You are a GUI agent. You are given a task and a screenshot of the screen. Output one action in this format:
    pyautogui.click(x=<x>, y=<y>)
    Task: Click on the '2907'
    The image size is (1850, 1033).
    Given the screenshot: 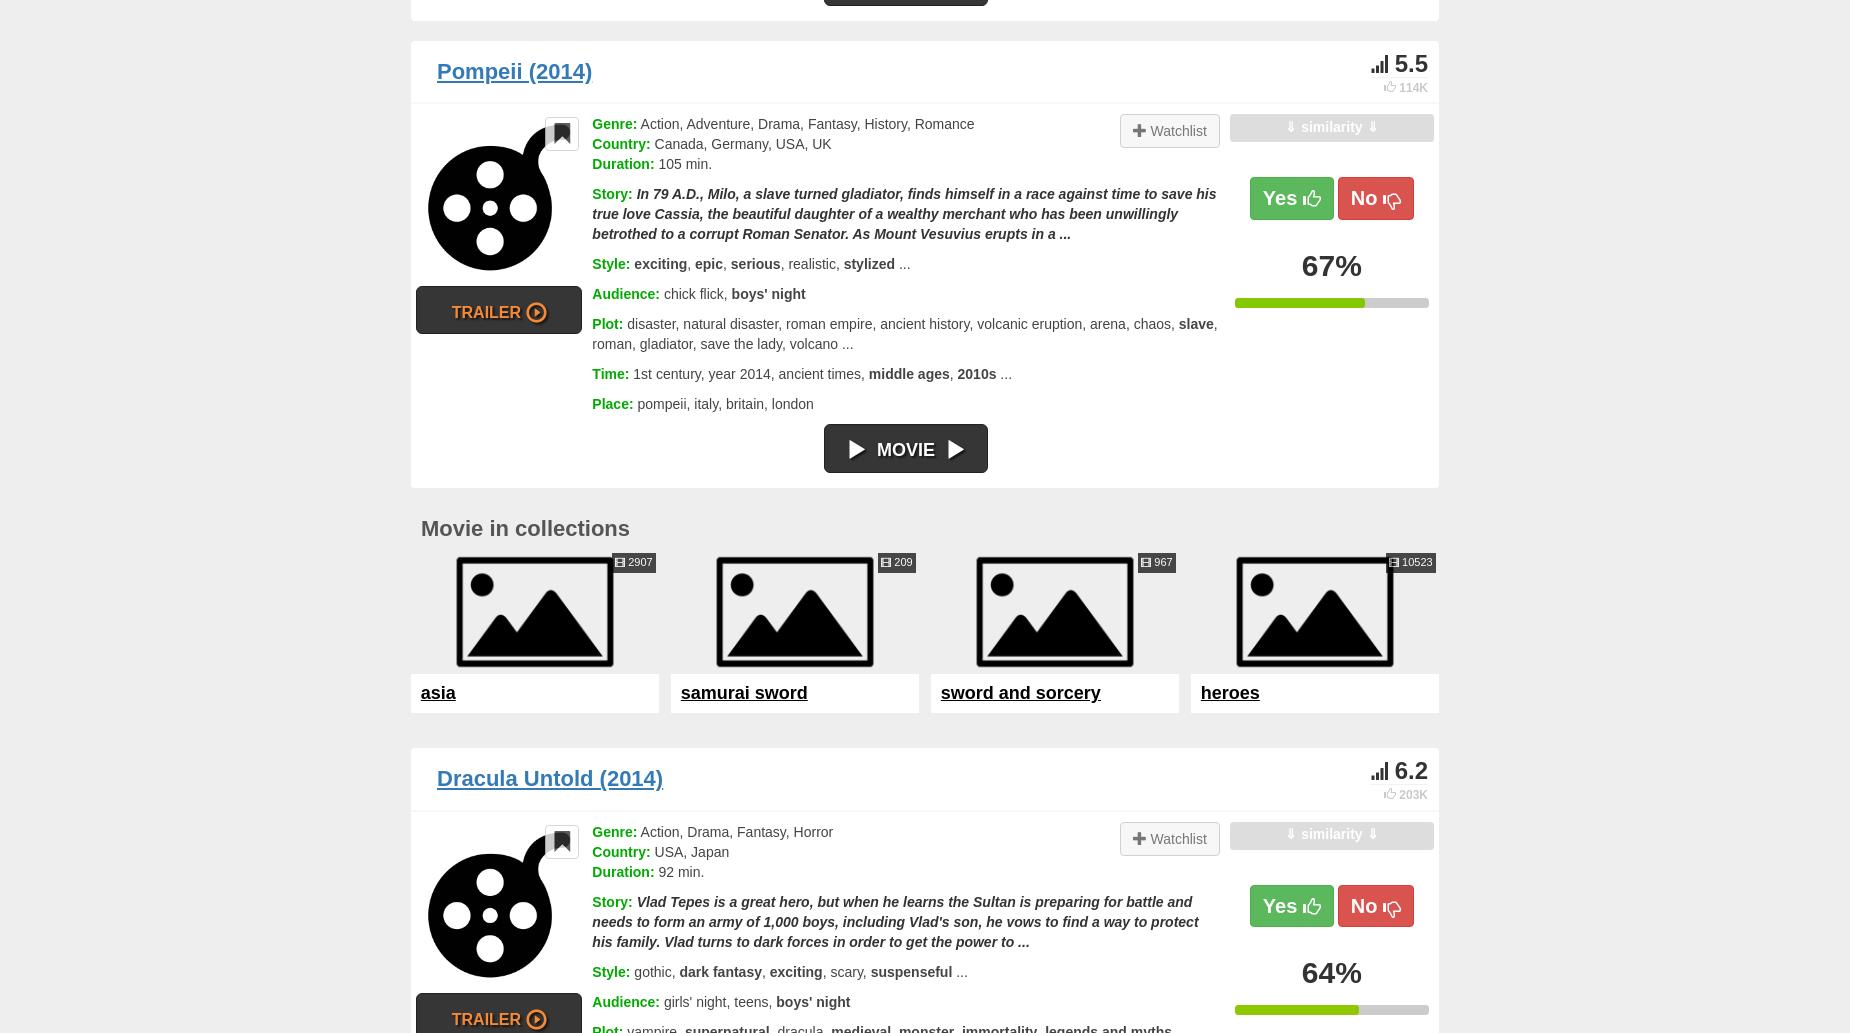 What is the action you would take?
    pyautogui.click(x=638, y=560)
    